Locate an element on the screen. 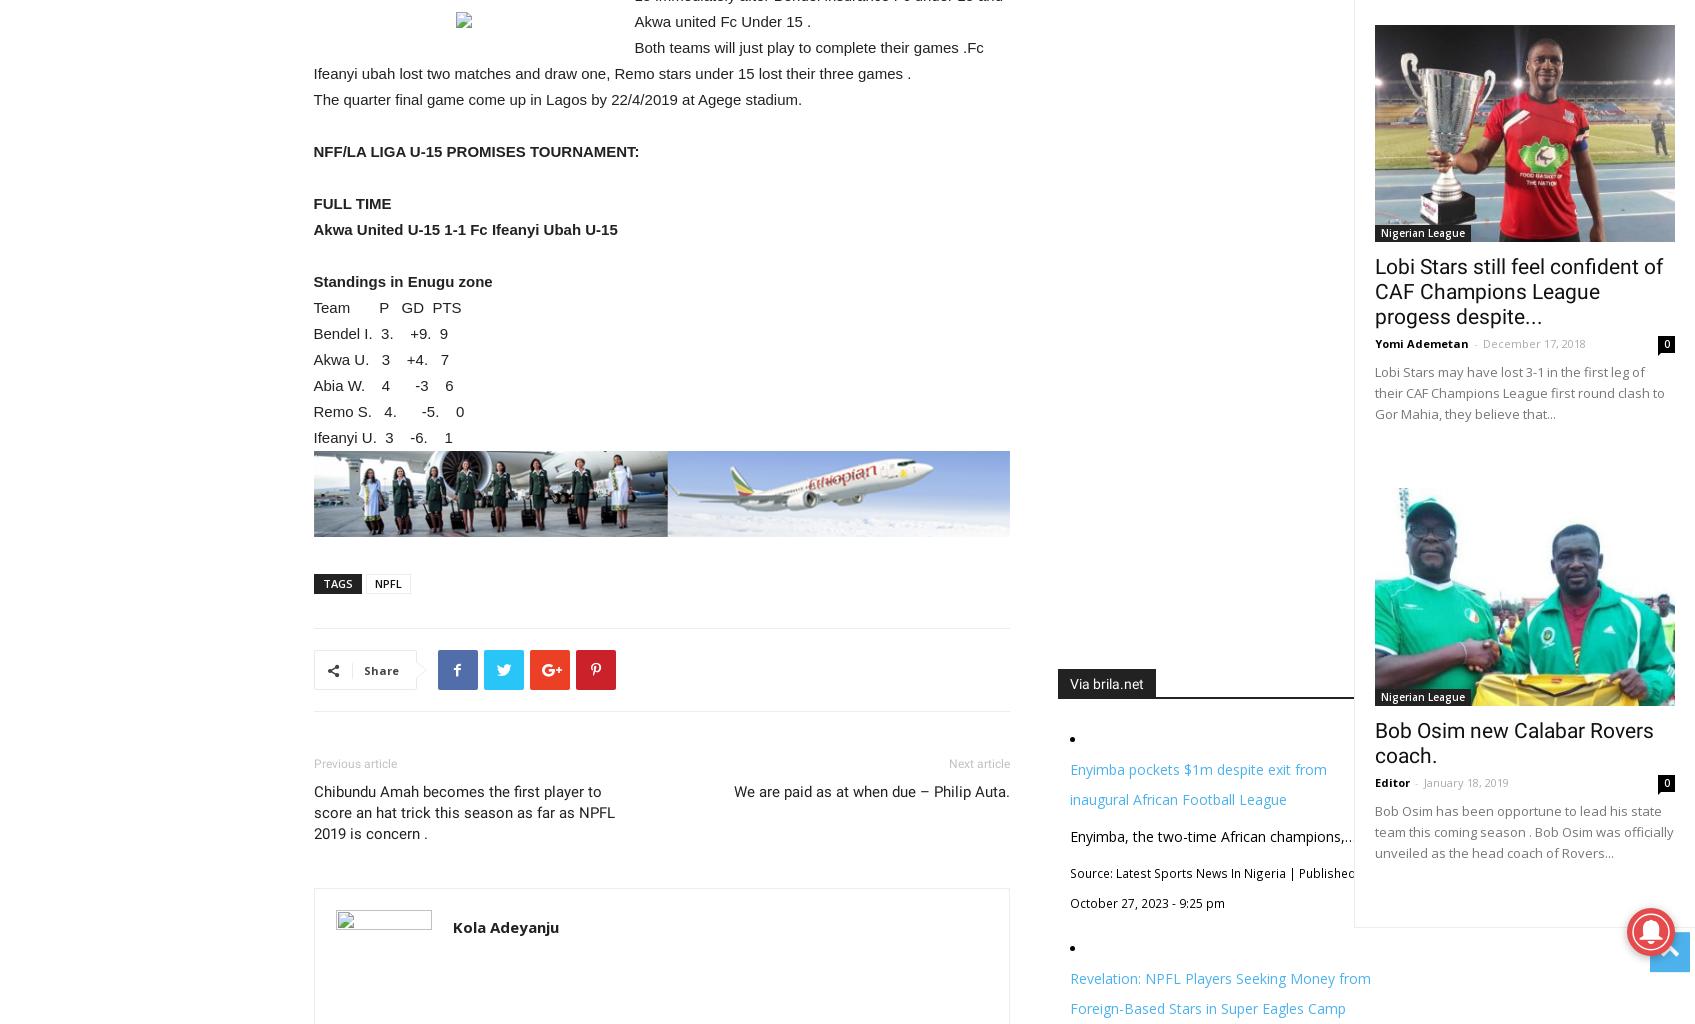 The width and height of the screenshot is (1695, 1024). 'FULL TIME' is located at coordinates (351, 203).